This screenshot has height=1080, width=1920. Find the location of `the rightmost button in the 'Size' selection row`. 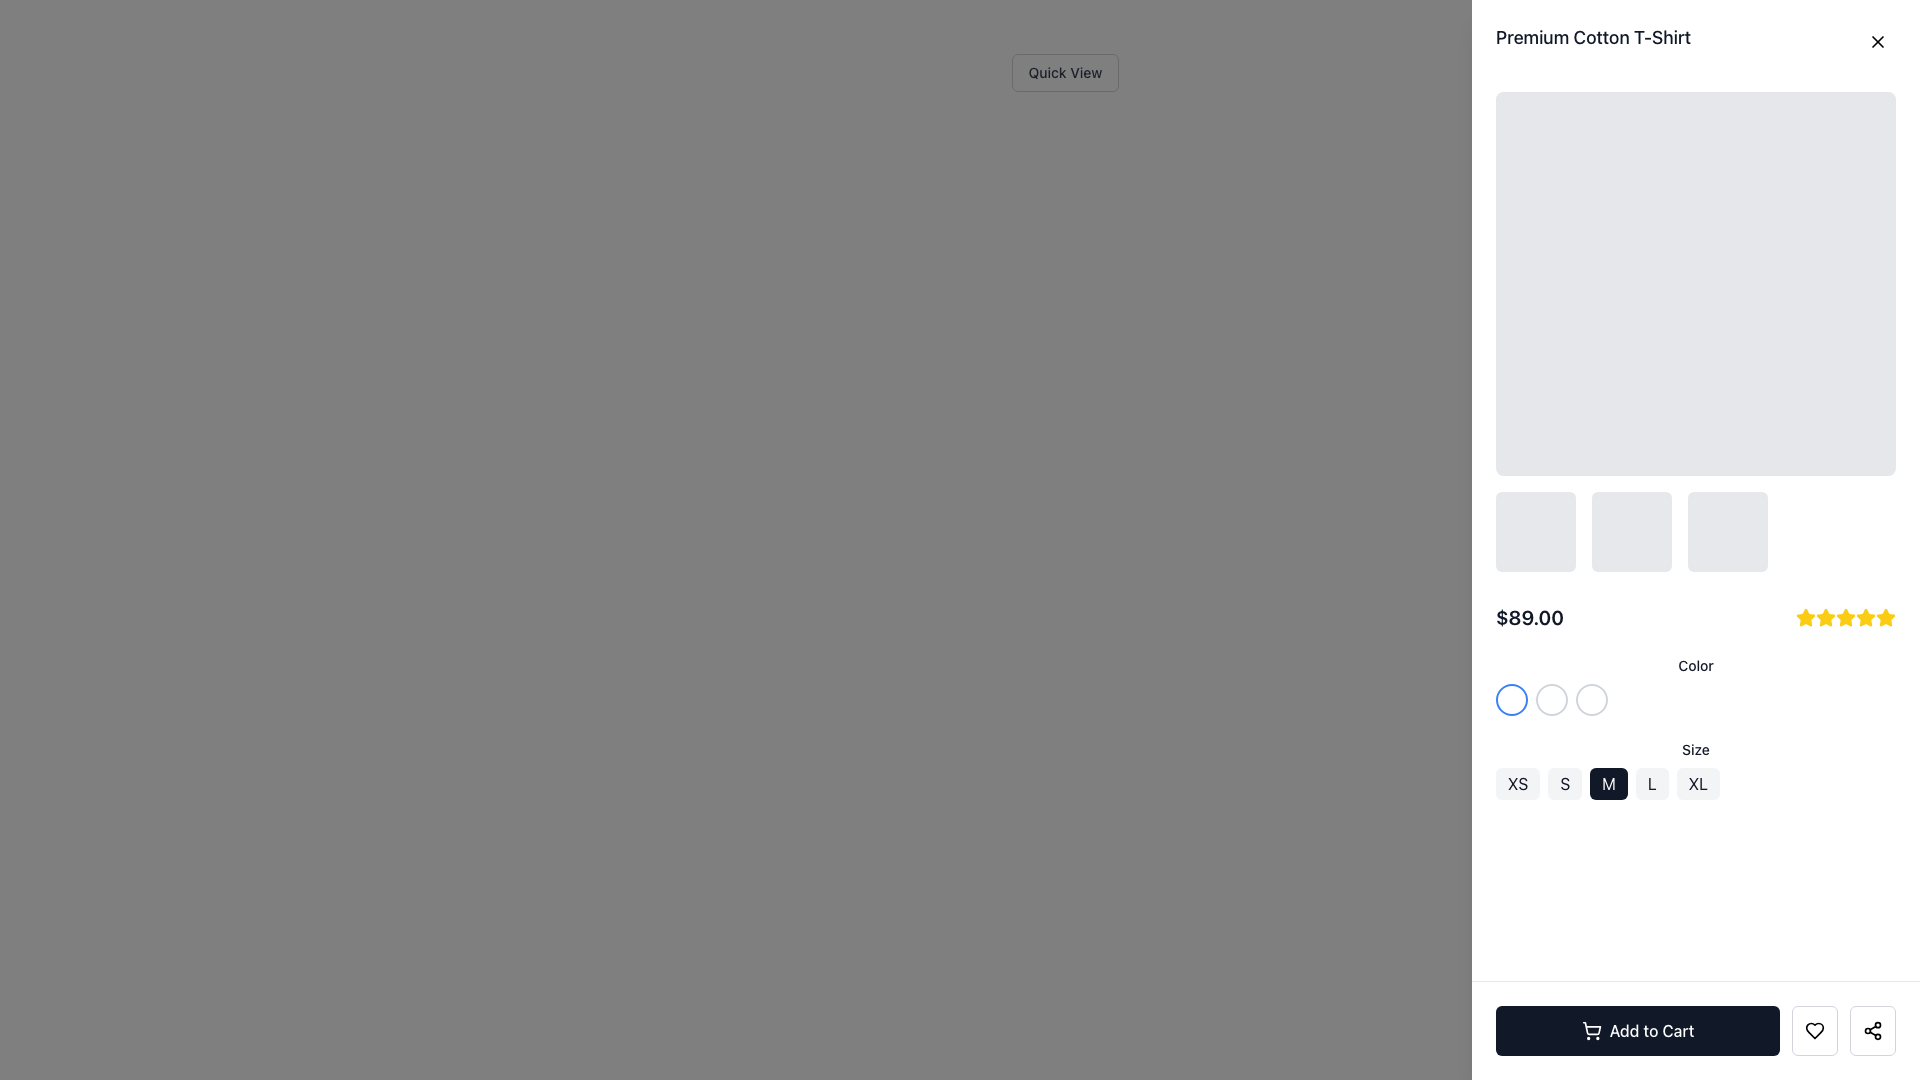

the rightmost button in the 'Size' selection row is located at coordinates (1697, 782).